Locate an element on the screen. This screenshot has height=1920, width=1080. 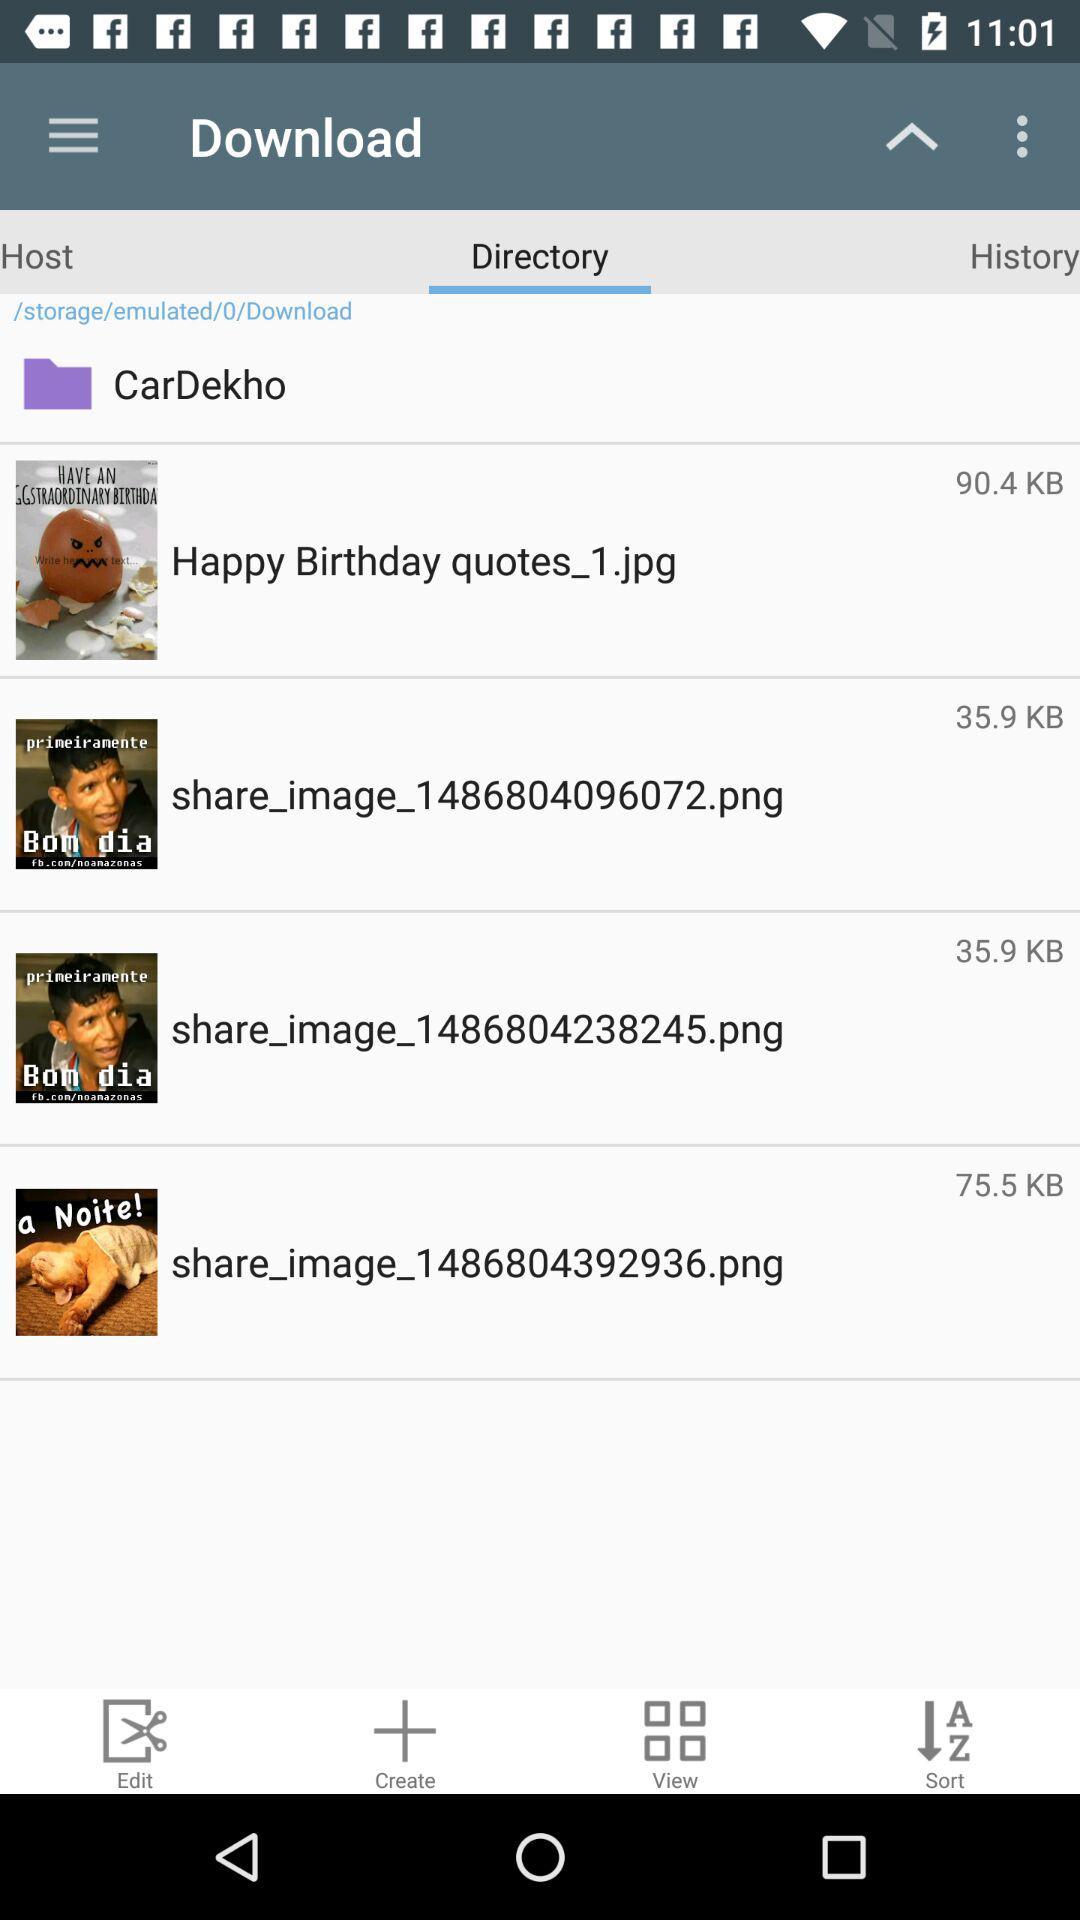
photo album is located at coordinates (675, 1740).